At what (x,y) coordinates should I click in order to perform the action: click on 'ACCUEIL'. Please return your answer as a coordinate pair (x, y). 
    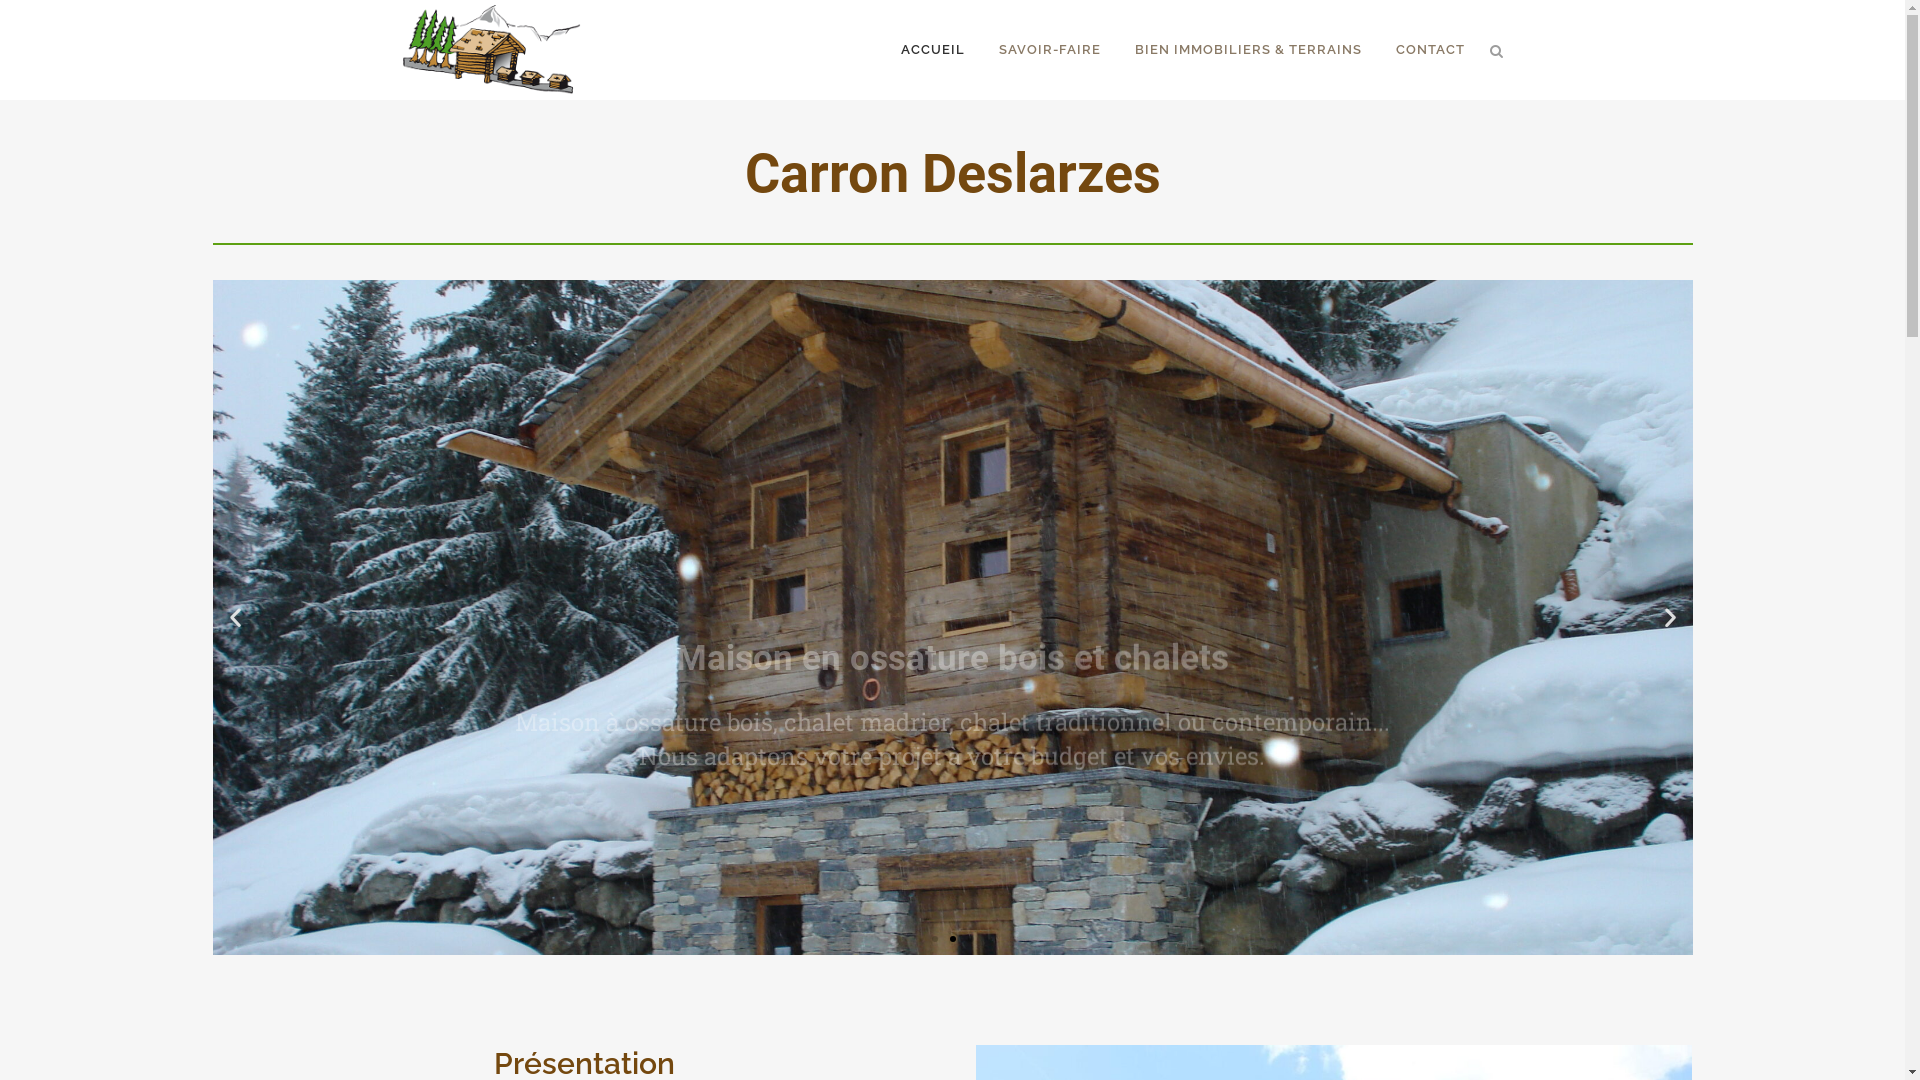
    Looking at the image, I should click on (931, 49).